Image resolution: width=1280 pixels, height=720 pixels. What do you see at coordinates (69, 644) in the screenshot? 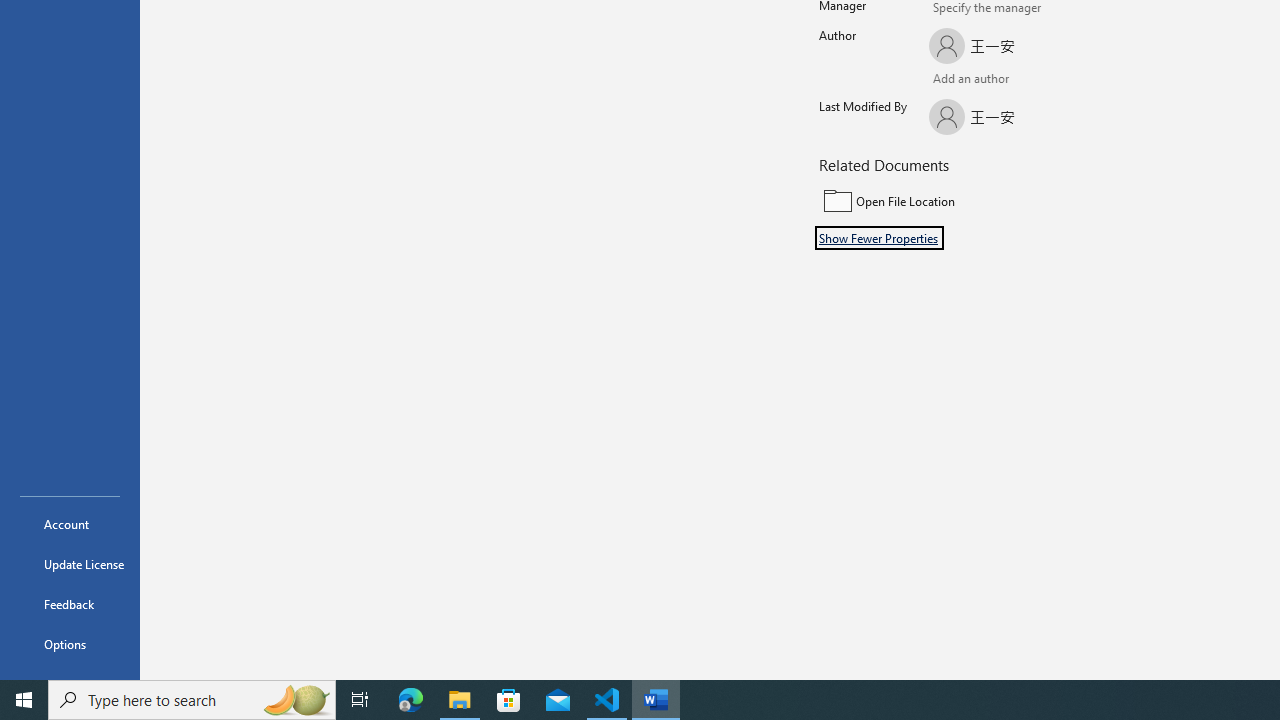
I see `'Options'` at bounding box center [69, 644].